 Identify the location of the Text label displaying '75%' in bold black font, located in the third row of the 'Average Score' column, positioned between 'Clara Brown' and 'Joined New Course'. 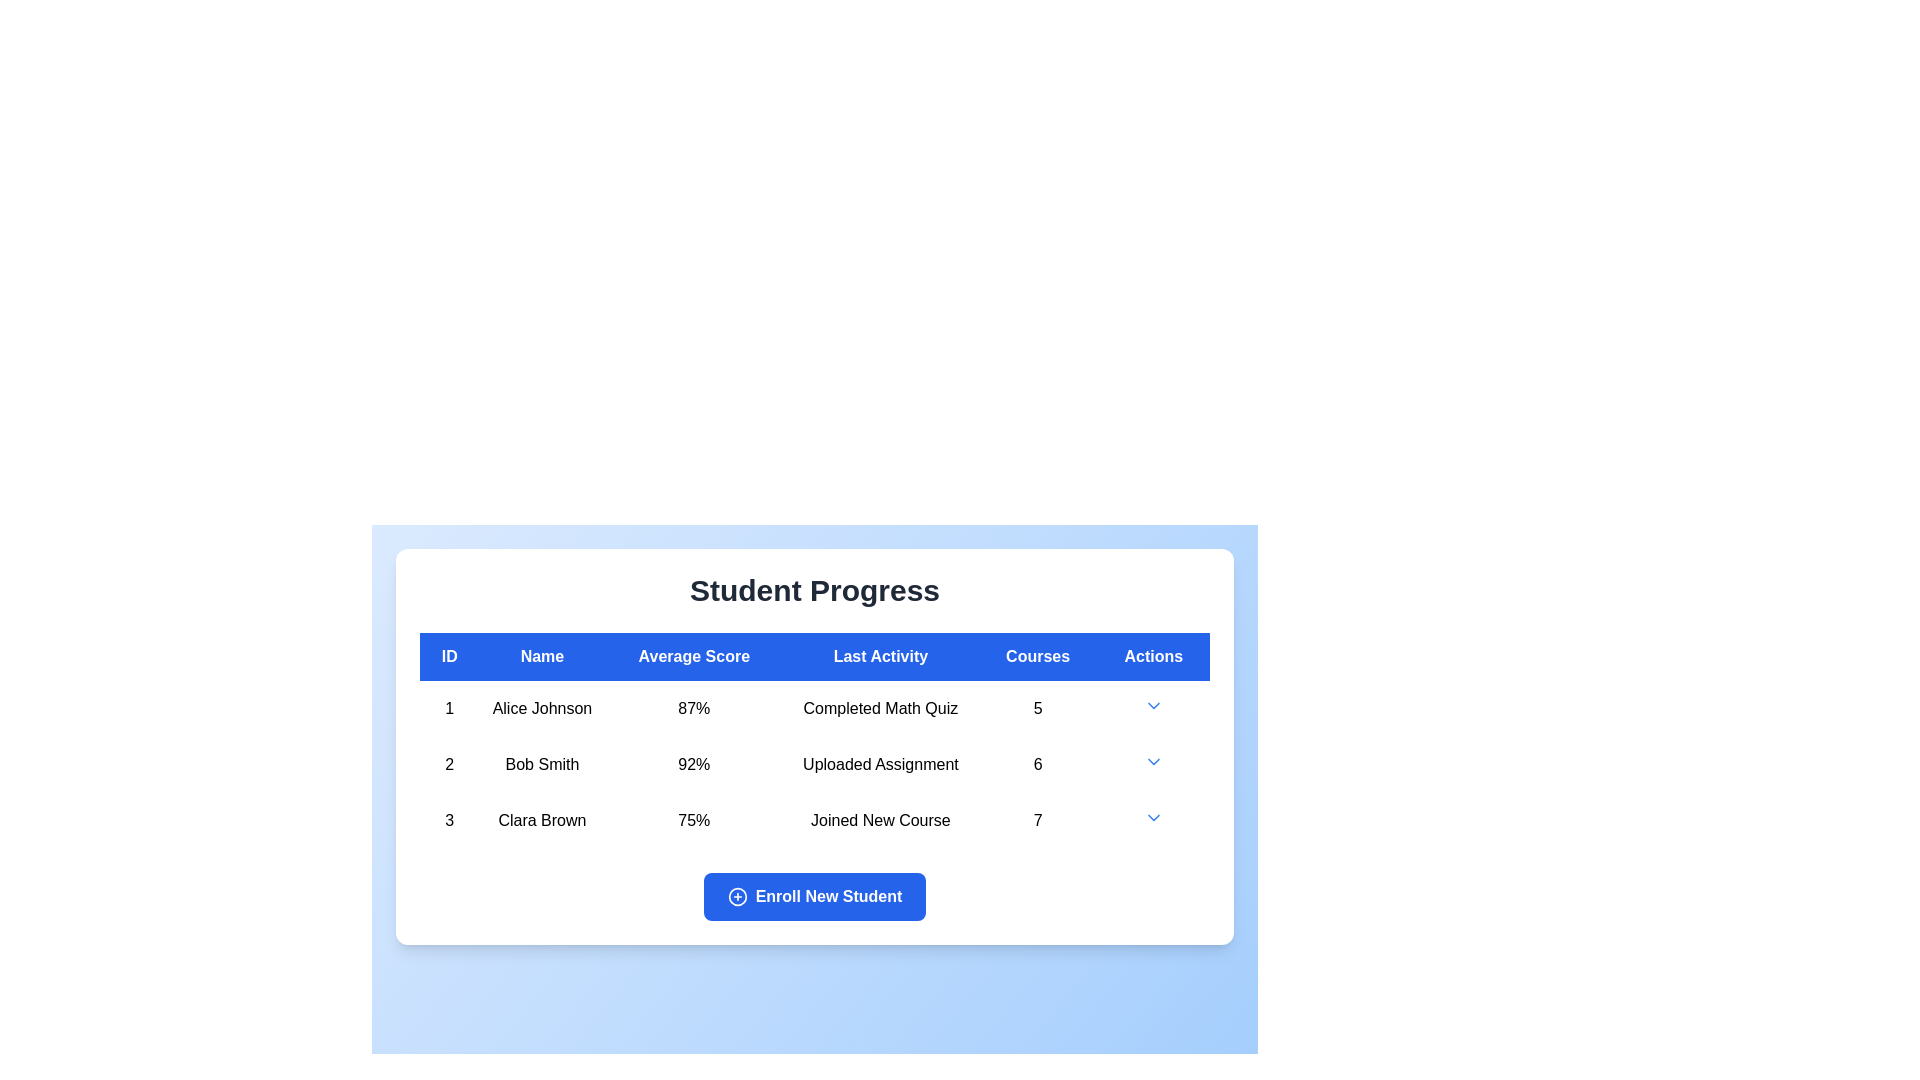
(694, 821).